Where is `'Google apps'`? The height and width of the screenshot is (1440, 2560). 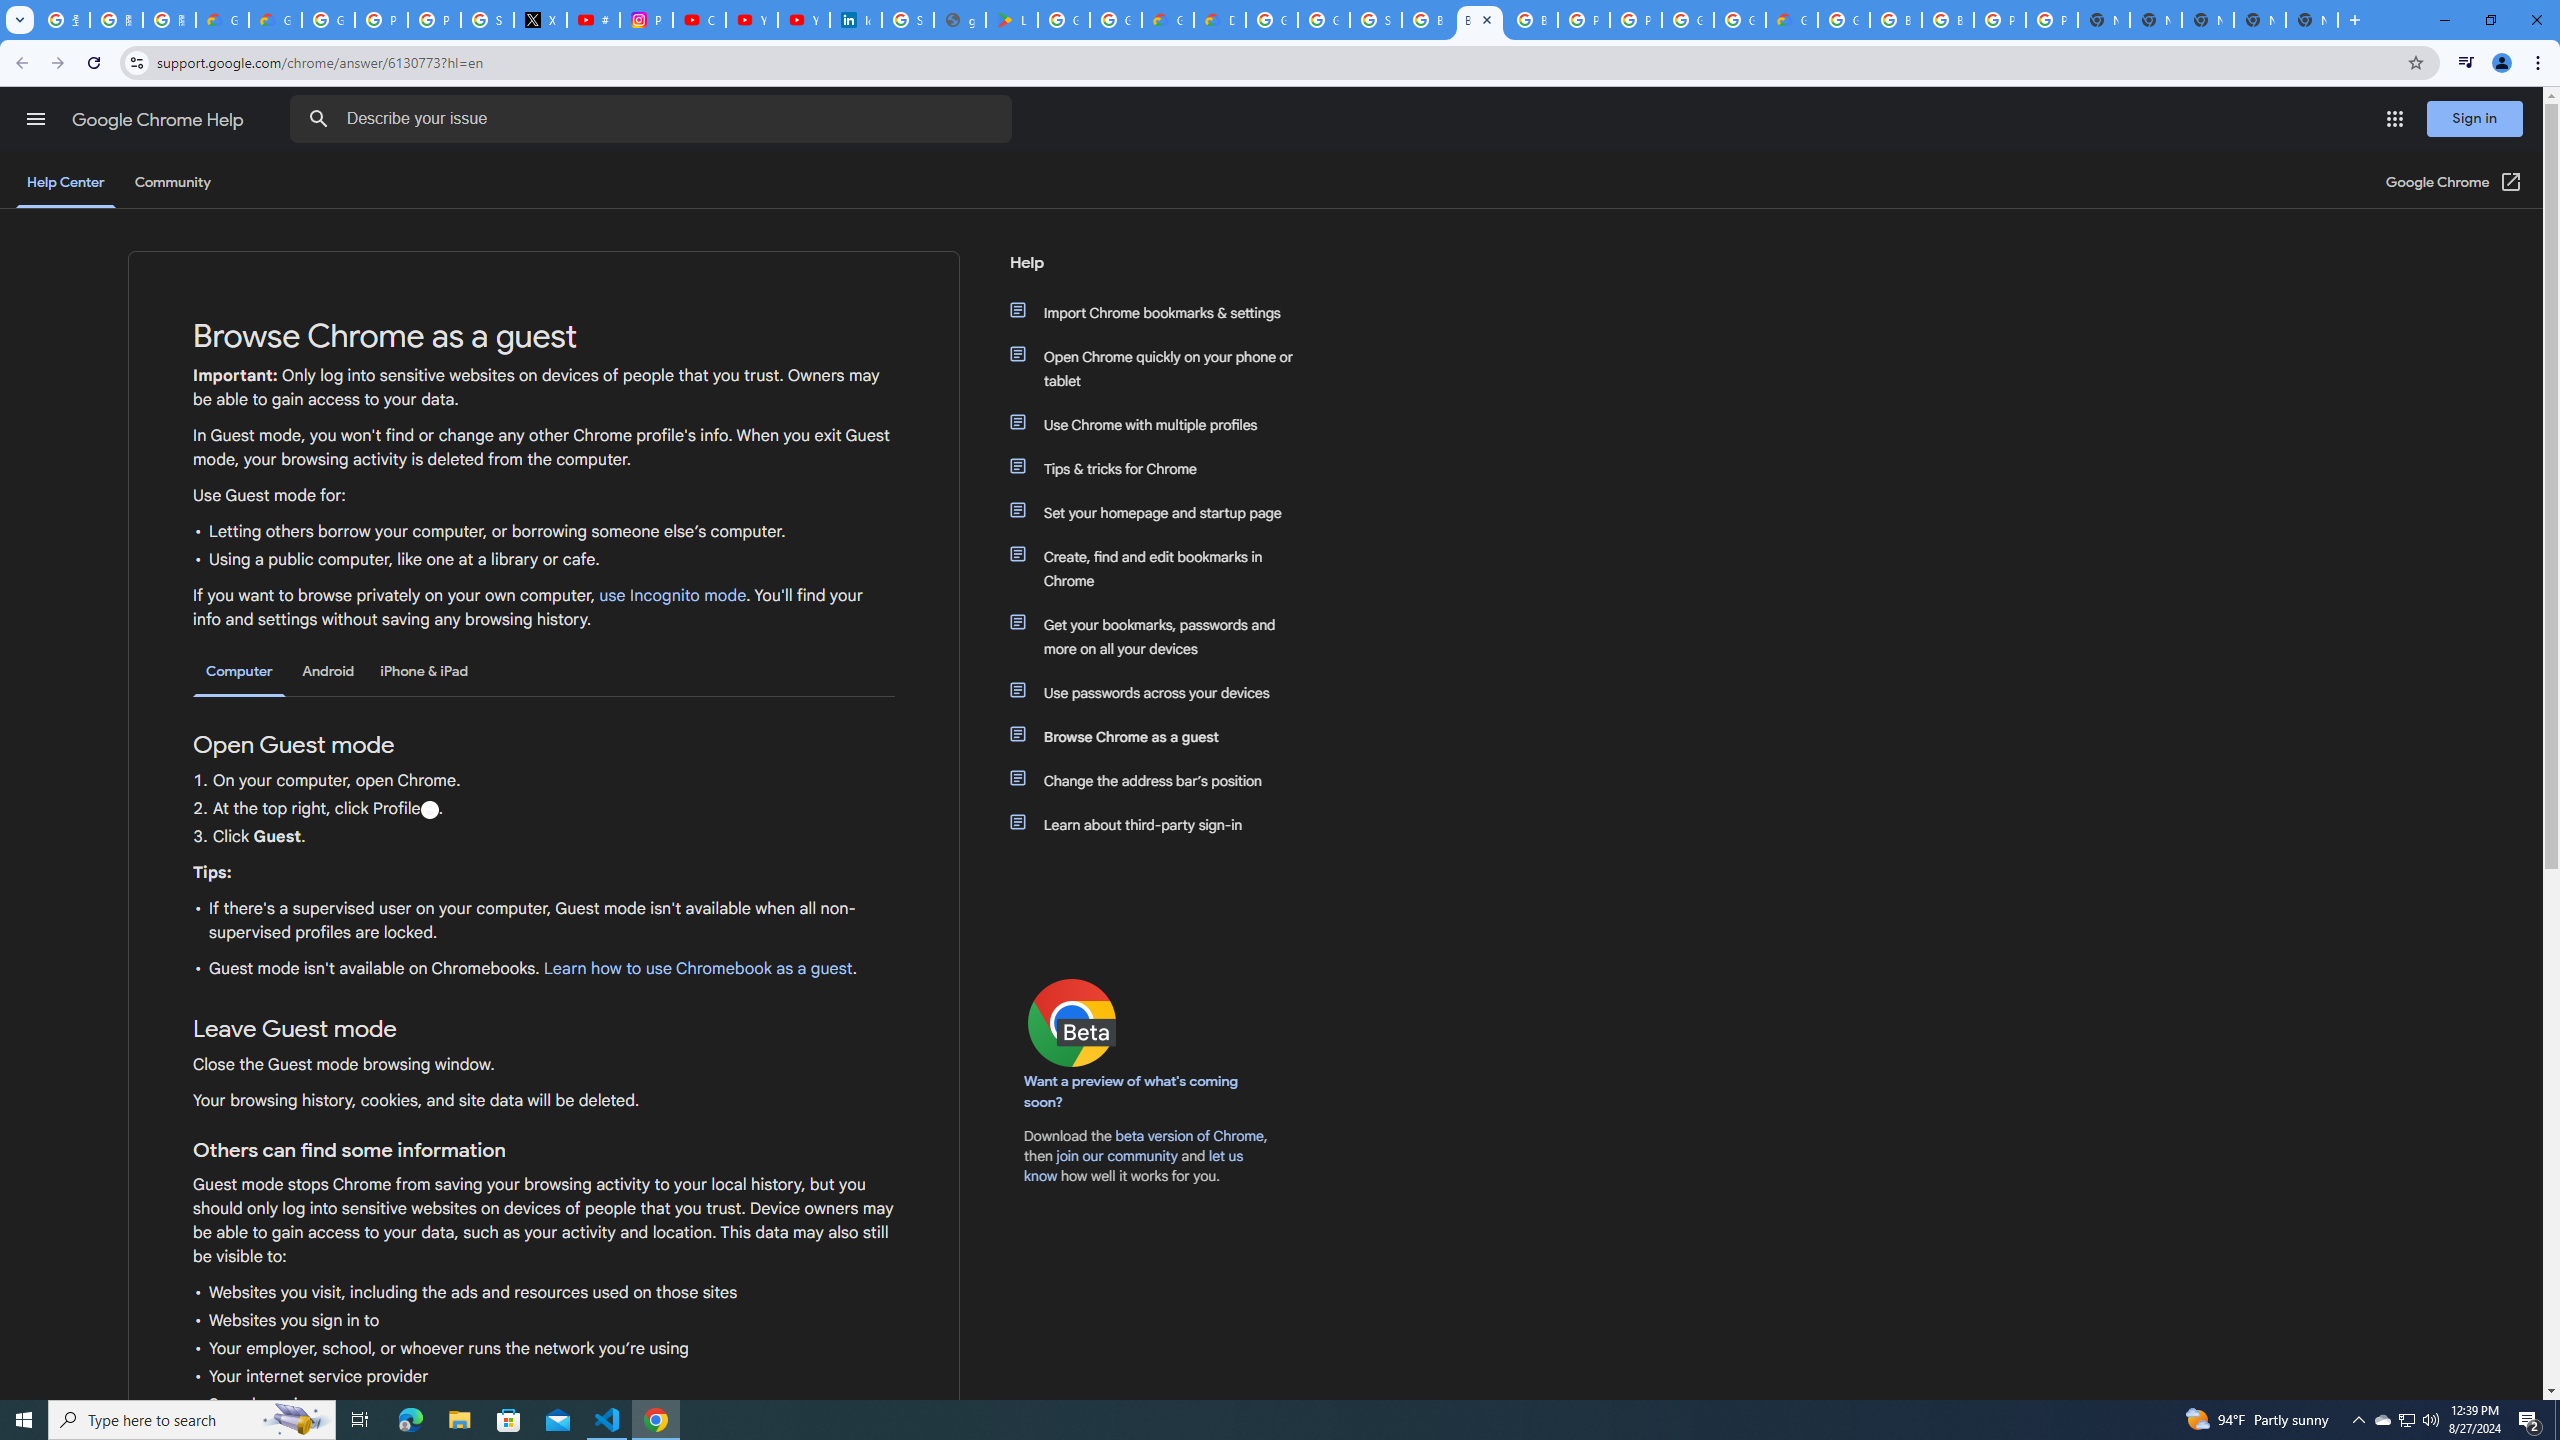
'Google apps' is located at coordinates (2393, 118).